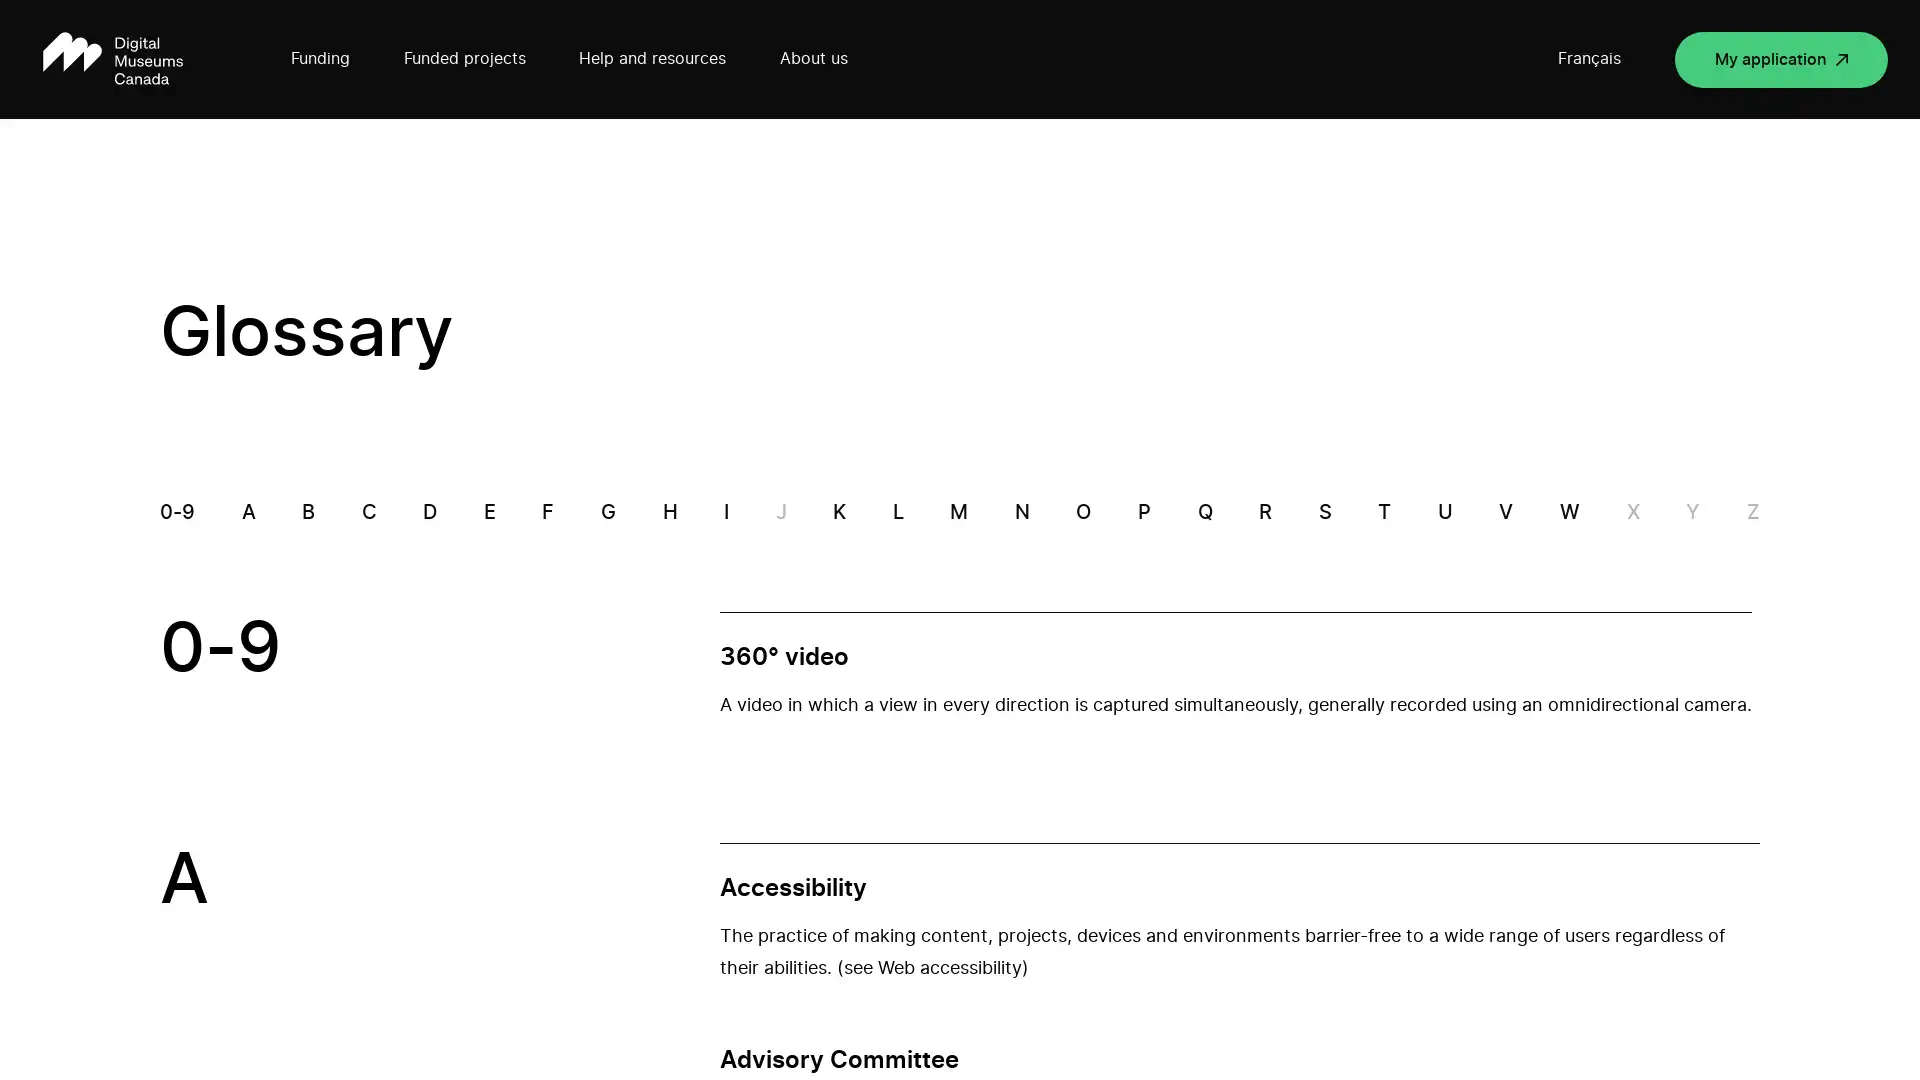  What do you see at coordinates (429, 512) in the screenshot?
I see `D` at bounding box center [429, 512].